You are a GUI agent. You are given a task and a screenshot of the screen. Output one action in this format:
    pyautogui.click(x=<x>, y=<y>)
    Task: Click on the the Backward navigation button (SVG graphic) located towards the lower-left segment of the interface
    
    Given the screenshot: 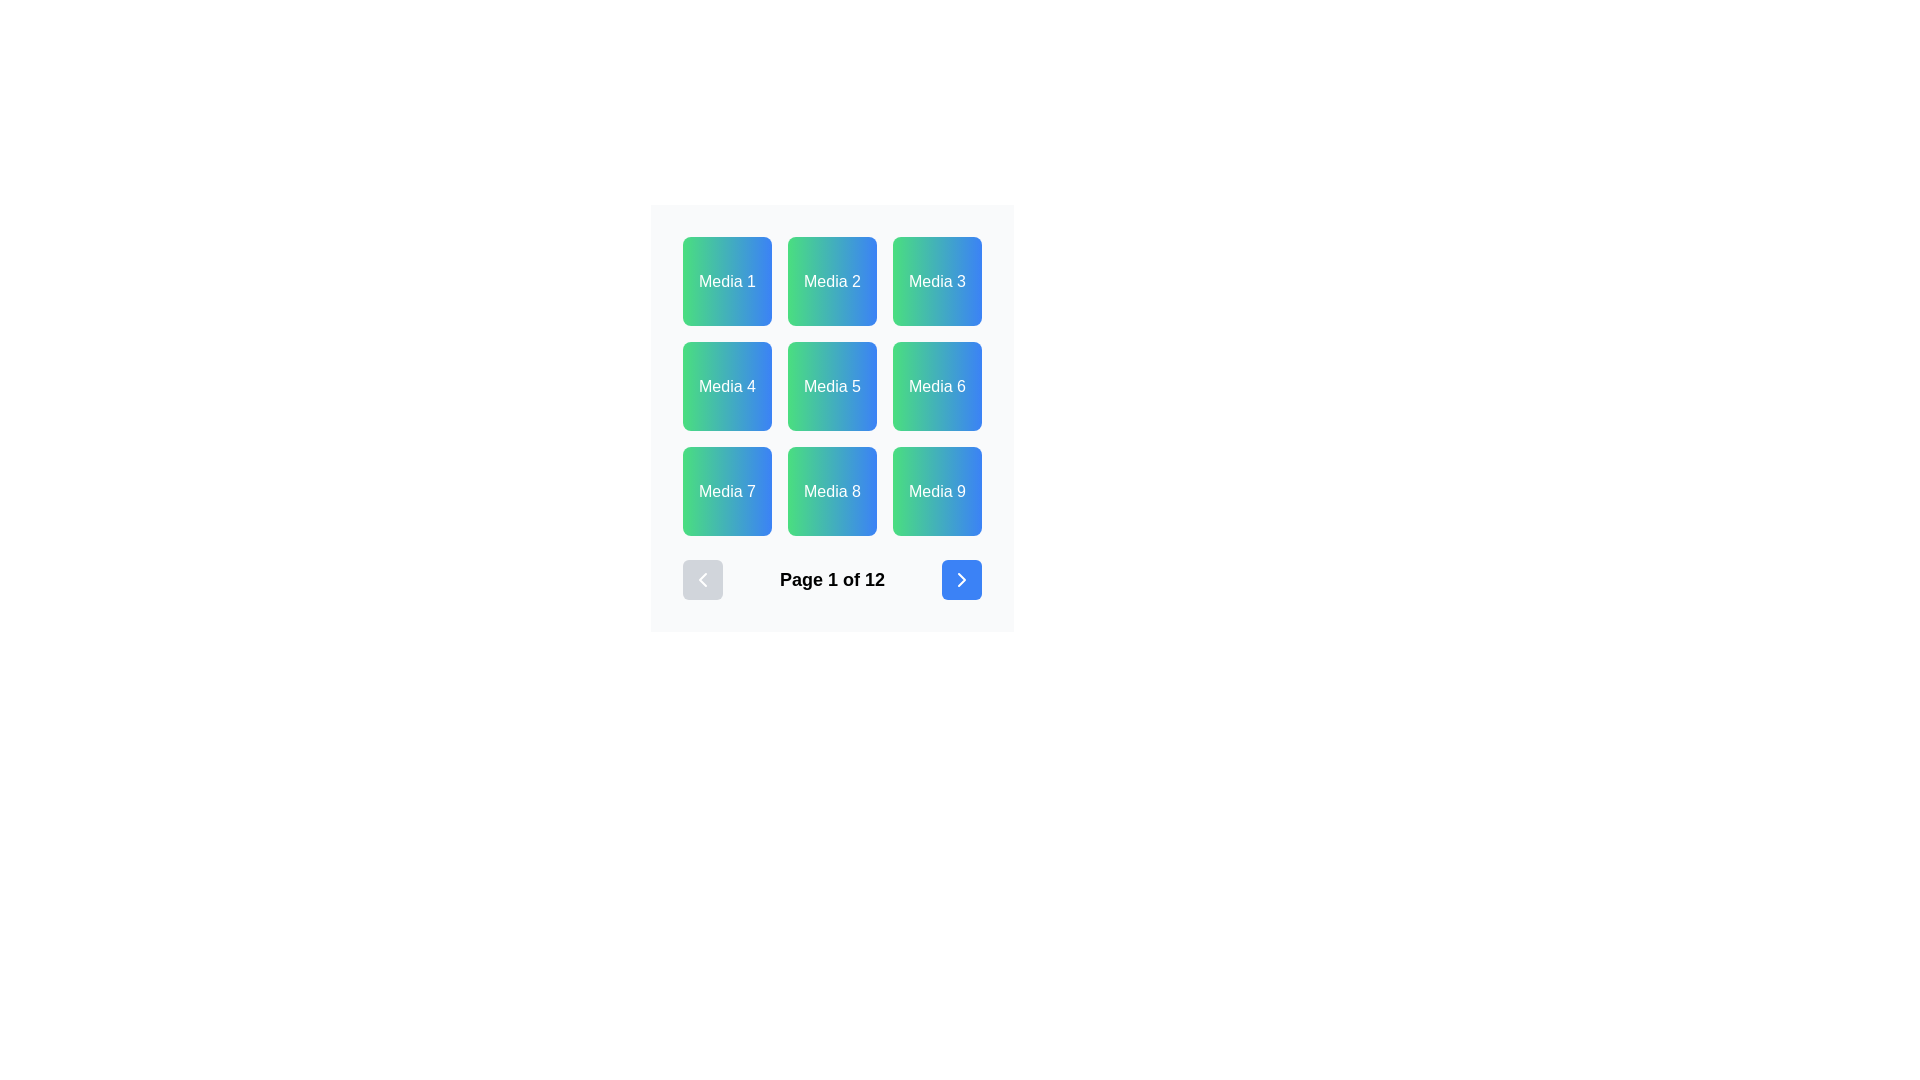 What is the action you would take?
    pyautogui.click(x=702, y=579)
    